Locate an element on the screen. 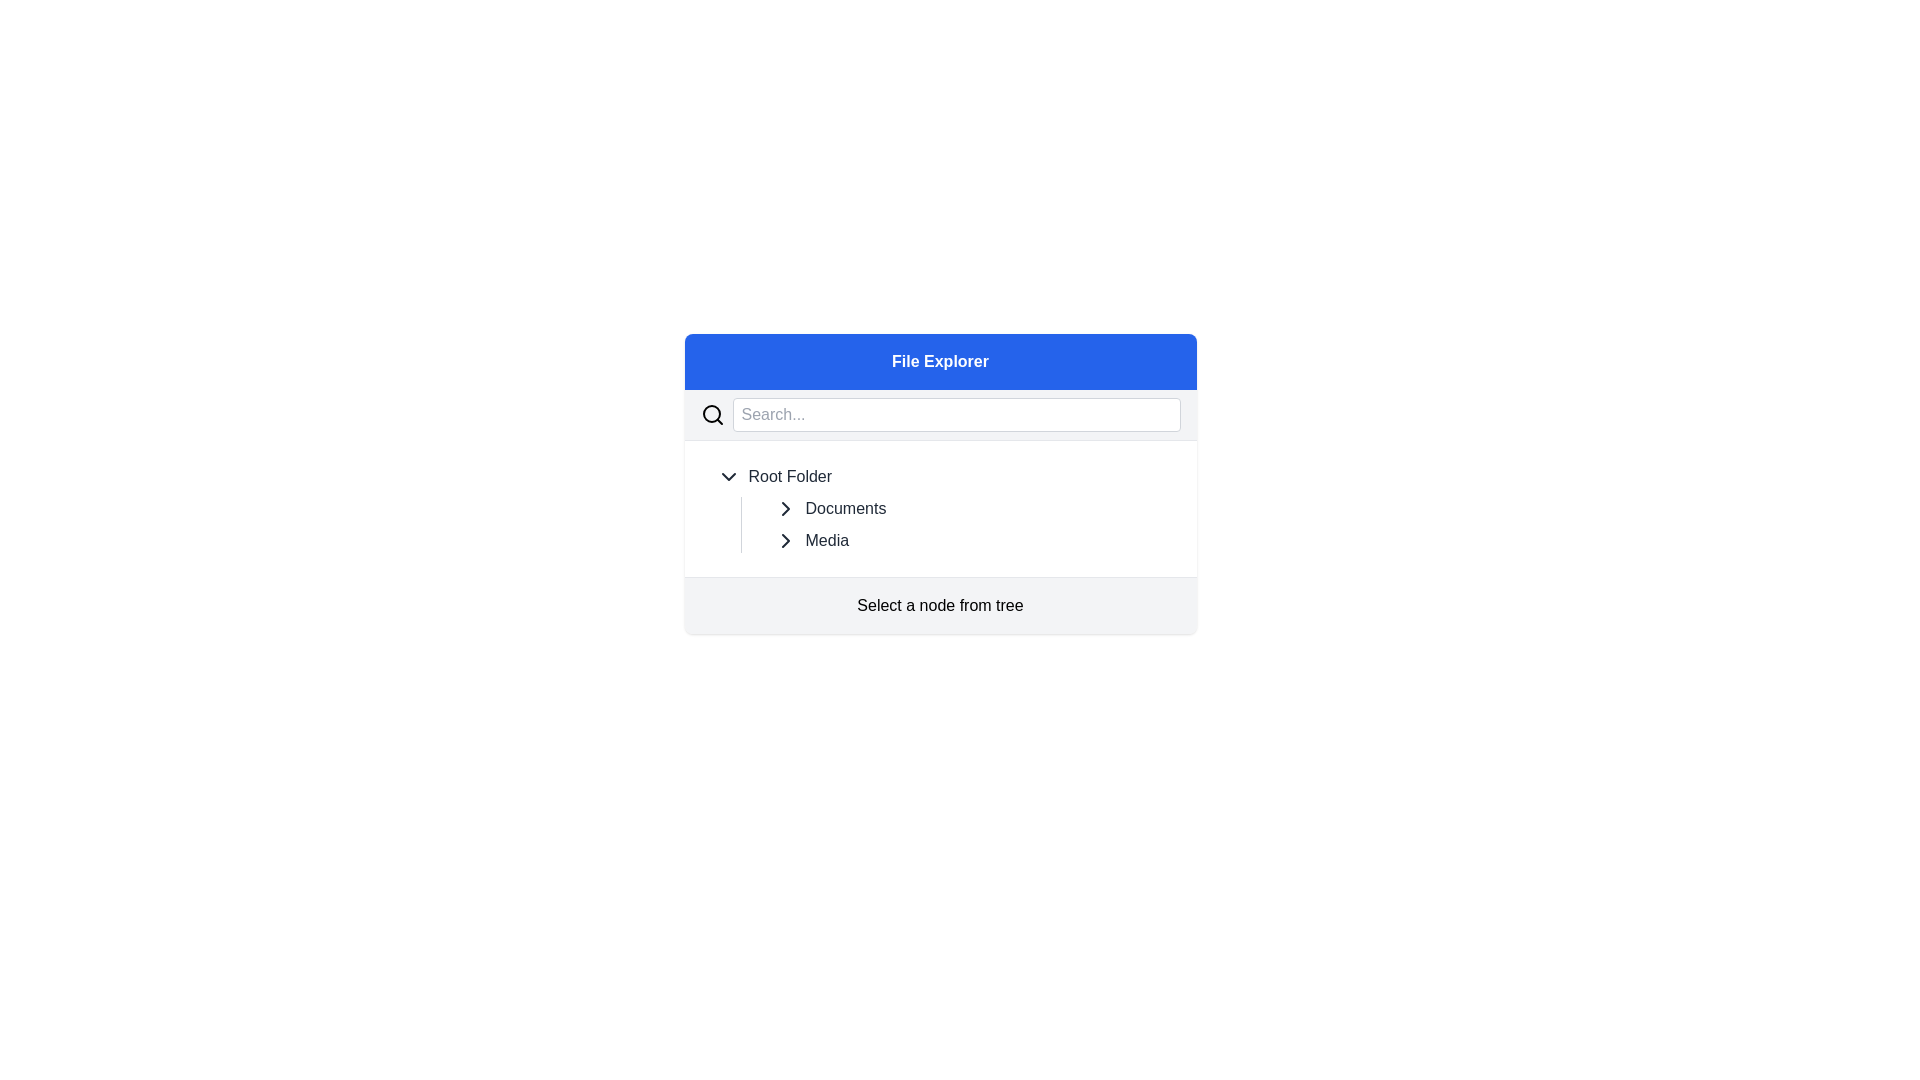 The image size is (1920, 1080). the 'Root Folder' text label is located at coordinates (789, 477).